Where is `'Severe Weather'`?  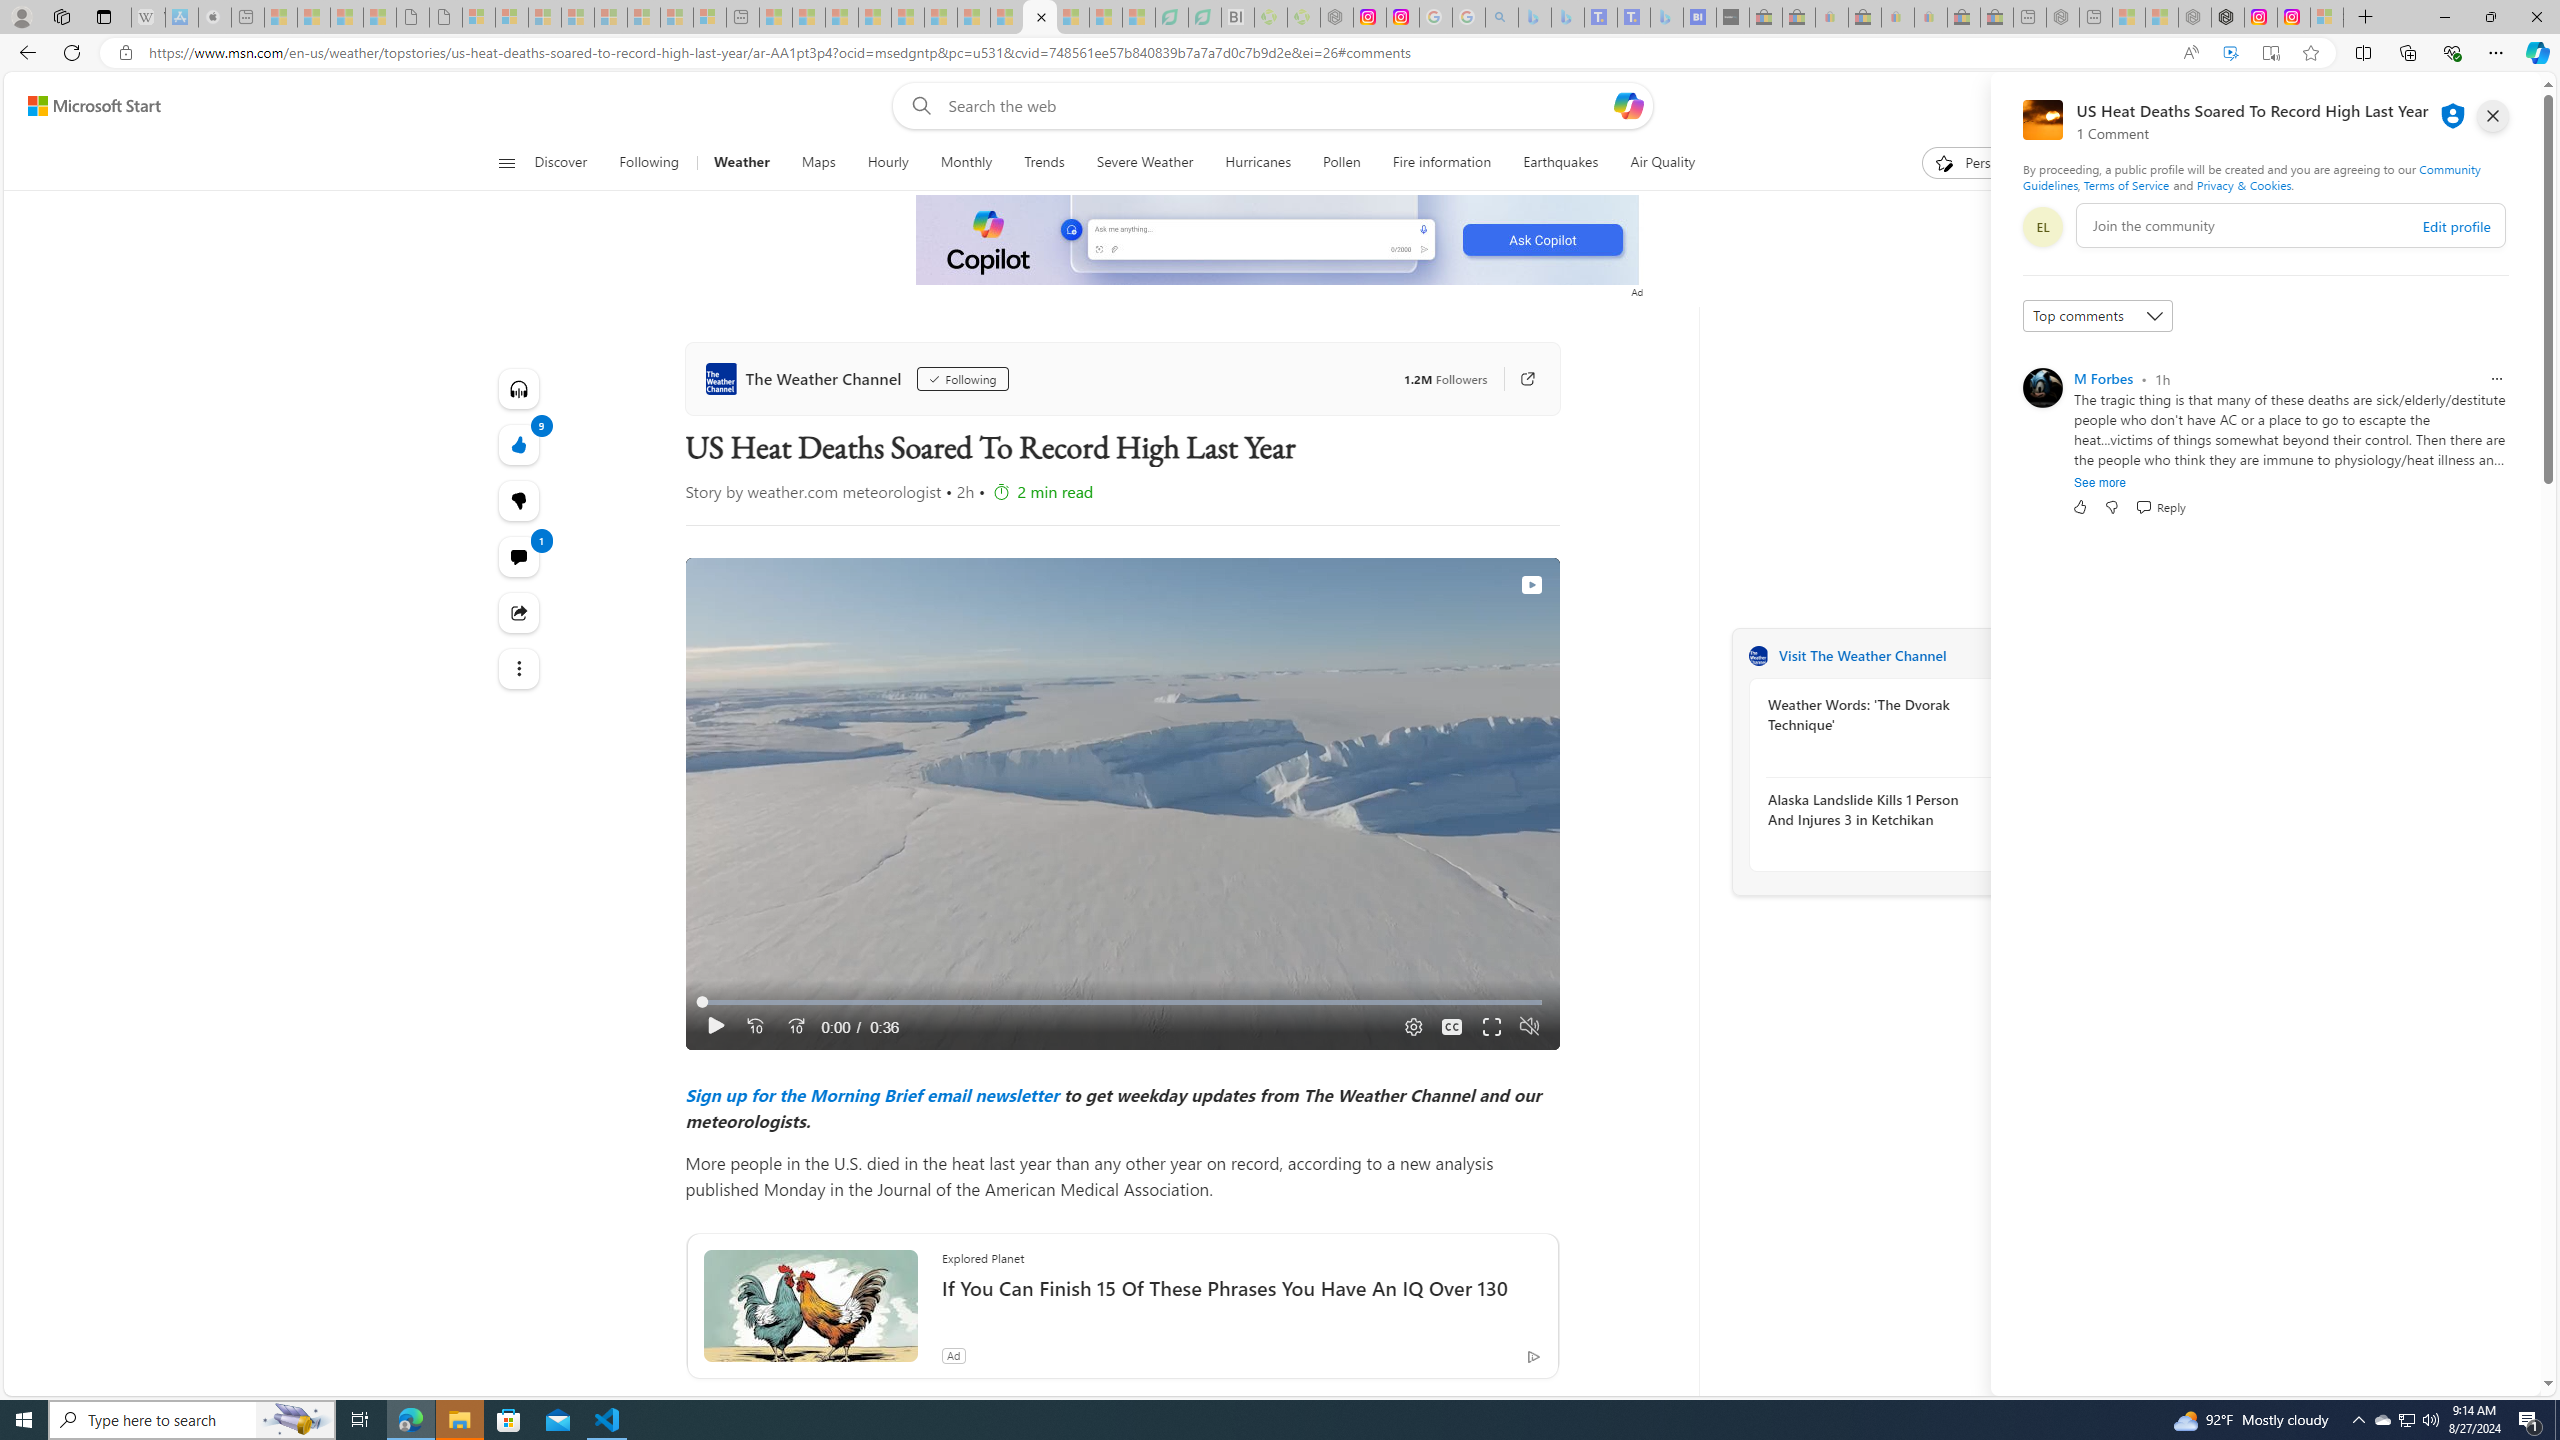 'Severe Weather' is located at coordinates (1145, 162).